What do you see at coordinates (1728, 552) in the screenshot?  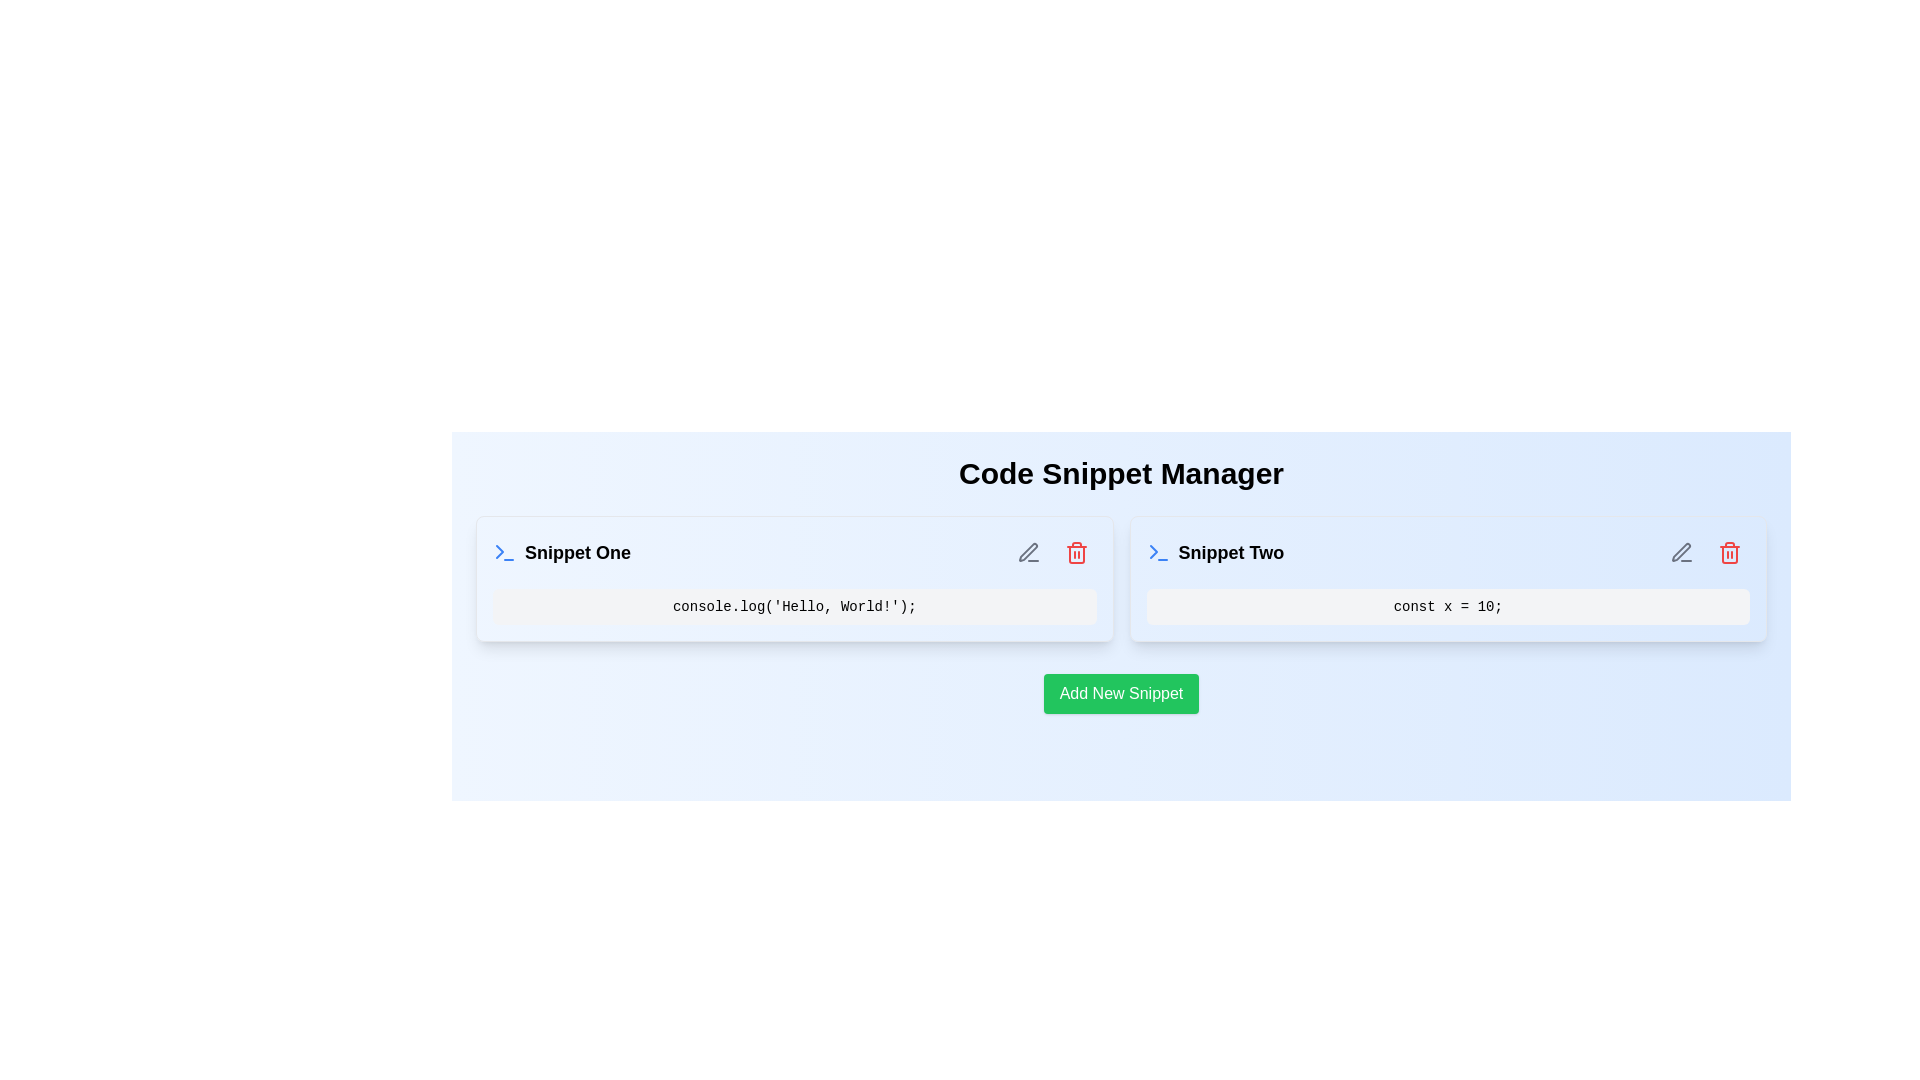 I see `the delete button icon located in the top-right corner of 'Snippet Two'` at bounding box center [1728, 552].